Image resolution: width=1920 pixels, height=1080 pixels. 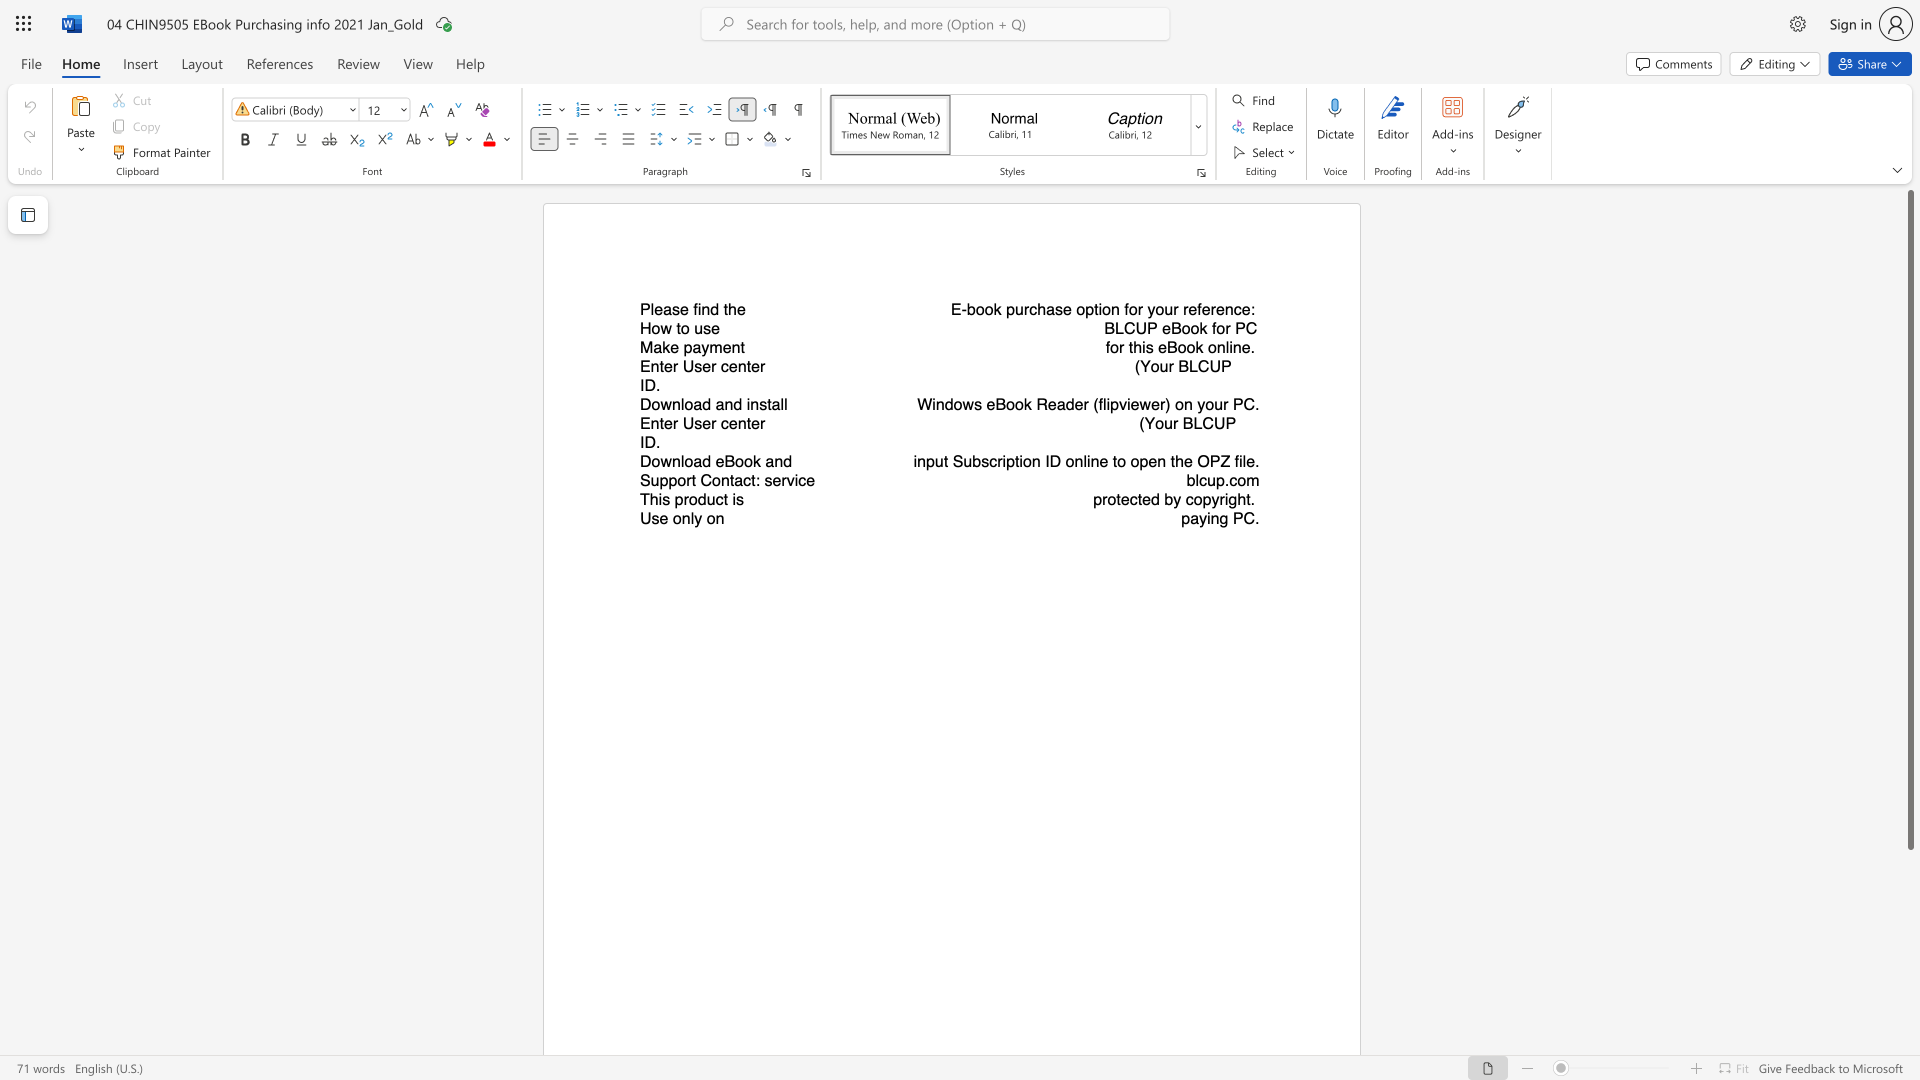 What do you see at coordinates (668, 480) in the screenshot?
I see `the subset text "port Contact: servi" within the text "Support Contact: service"` at bounding box center [668, 480].